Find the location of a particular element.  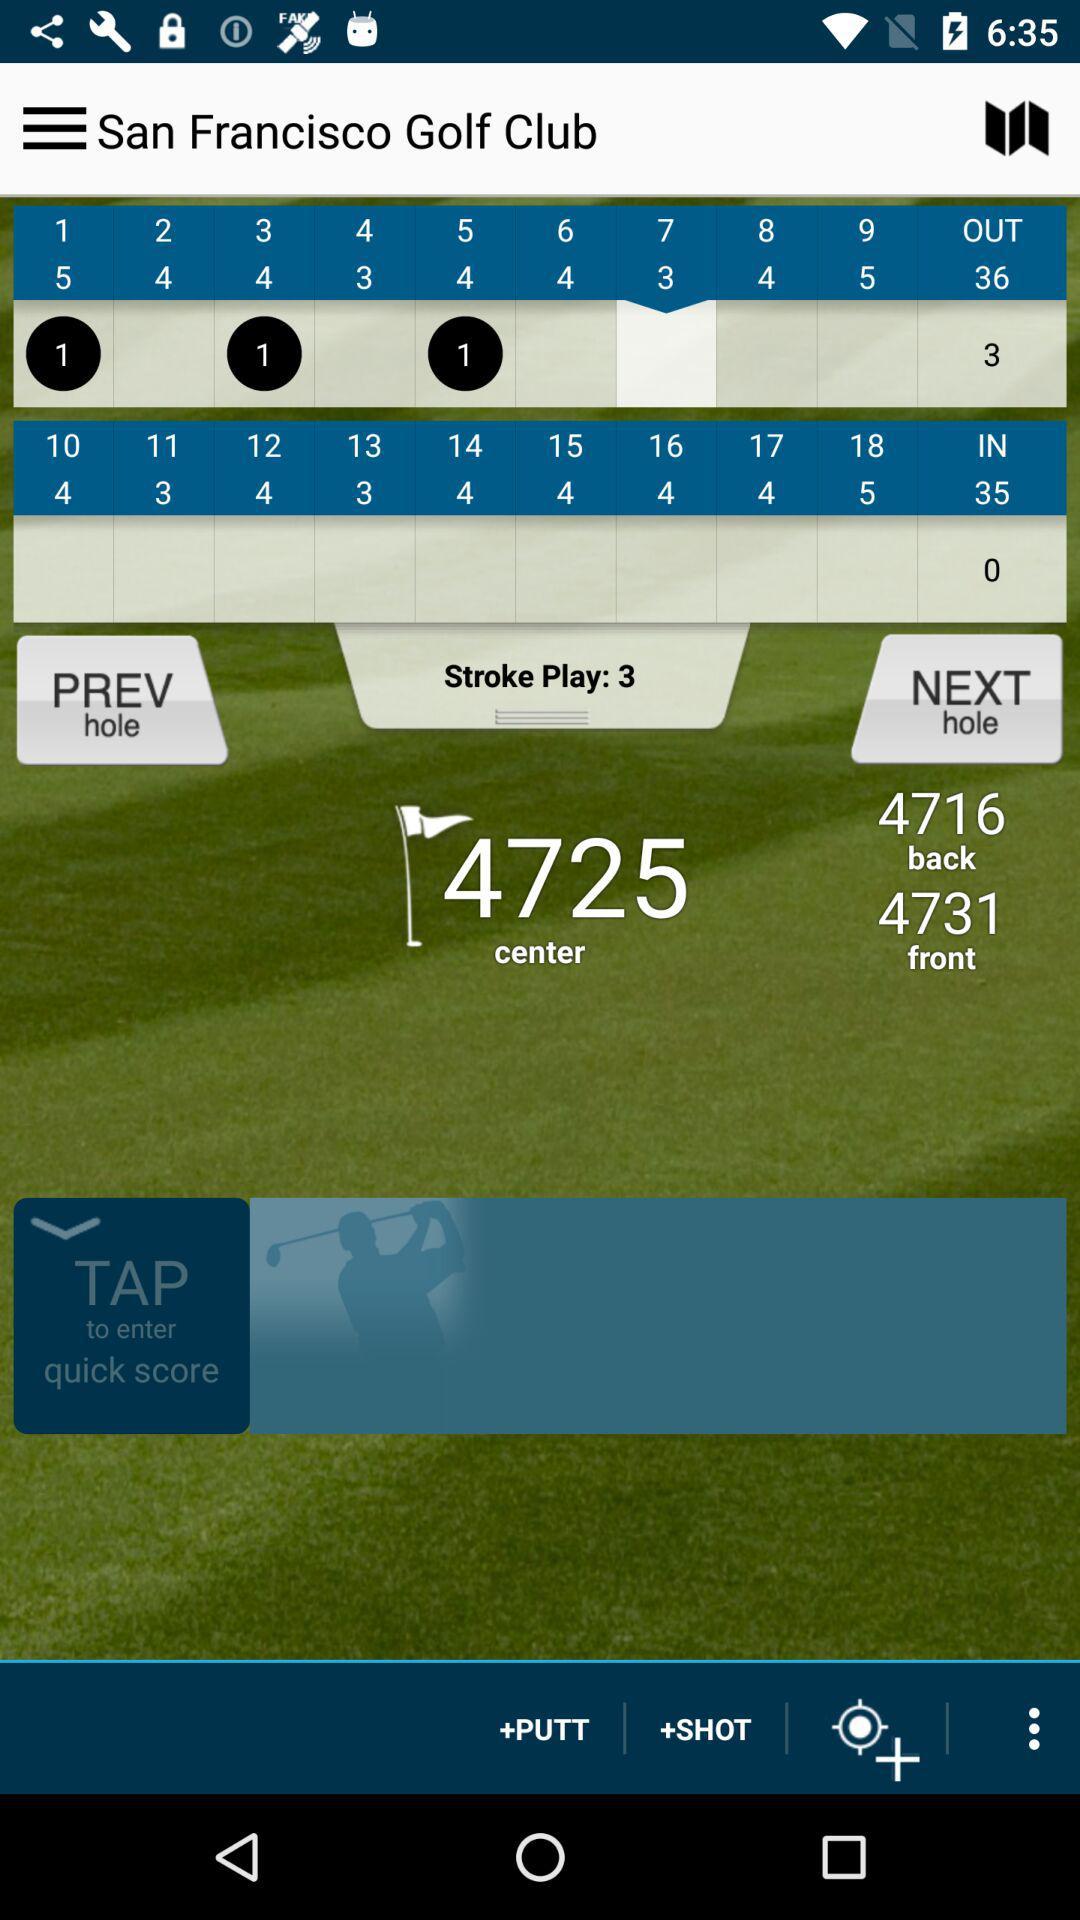

a location is located at coordinates (866, 1727).